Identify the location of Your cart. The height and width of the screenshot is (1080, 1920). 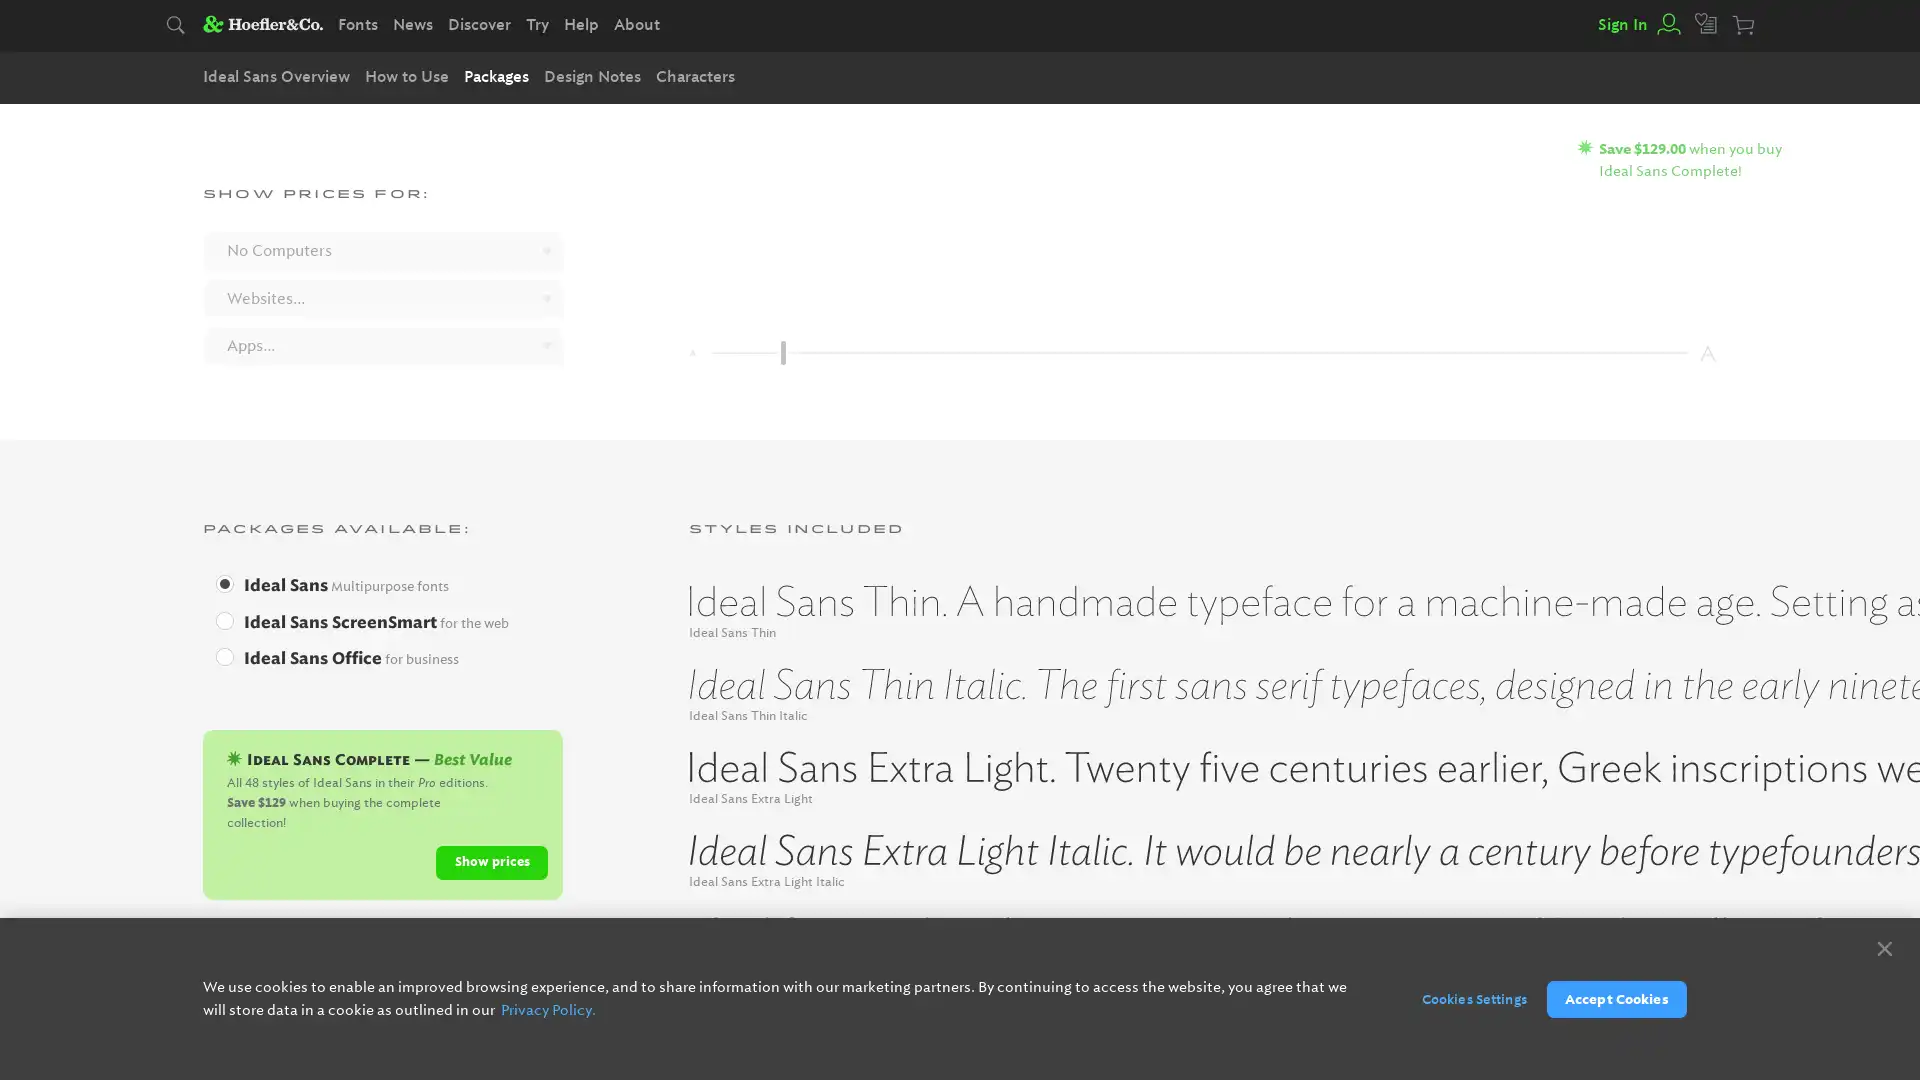
(1744, 26).